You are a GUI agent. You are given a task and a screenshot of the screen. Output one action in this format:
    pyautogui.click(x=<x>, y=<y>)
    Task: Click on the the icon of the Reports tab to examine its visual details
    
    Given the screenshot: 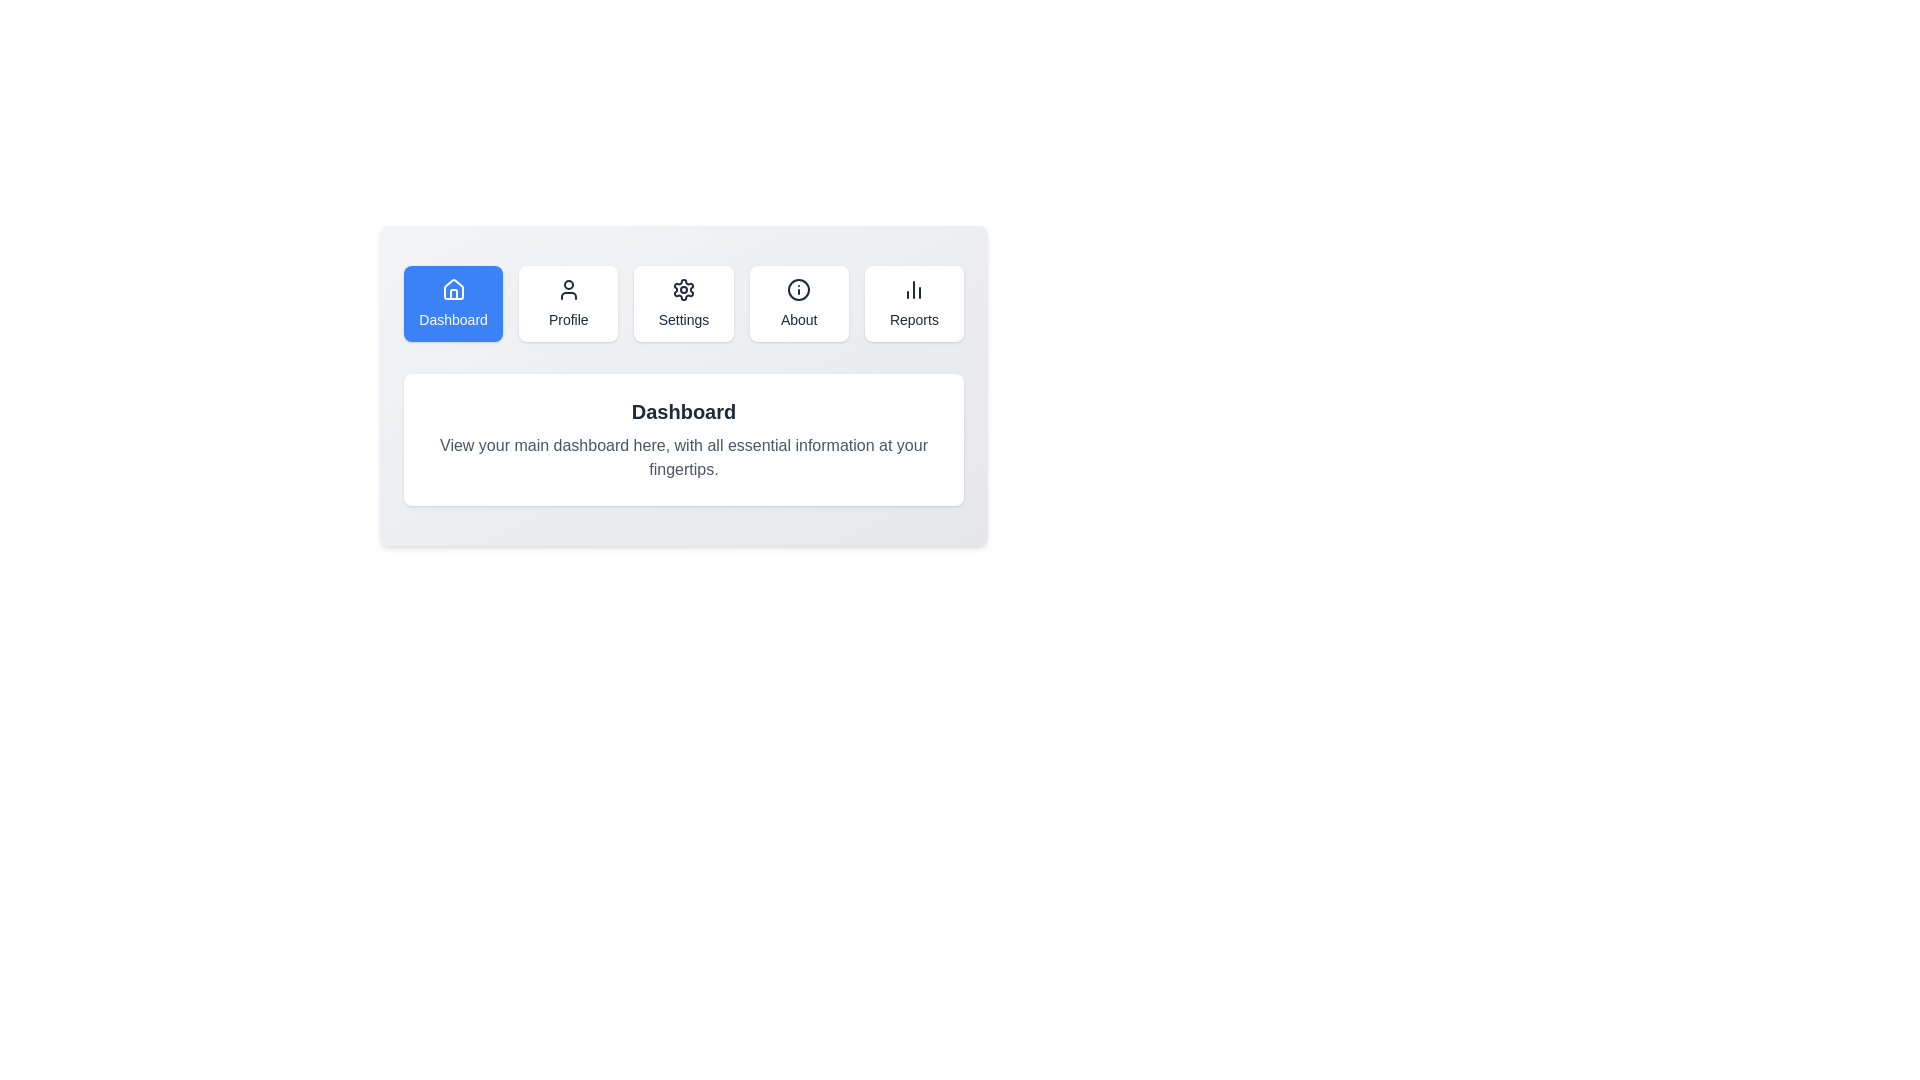 What is the action you would take?
    pyautogui.click(x=913, y=289)
    